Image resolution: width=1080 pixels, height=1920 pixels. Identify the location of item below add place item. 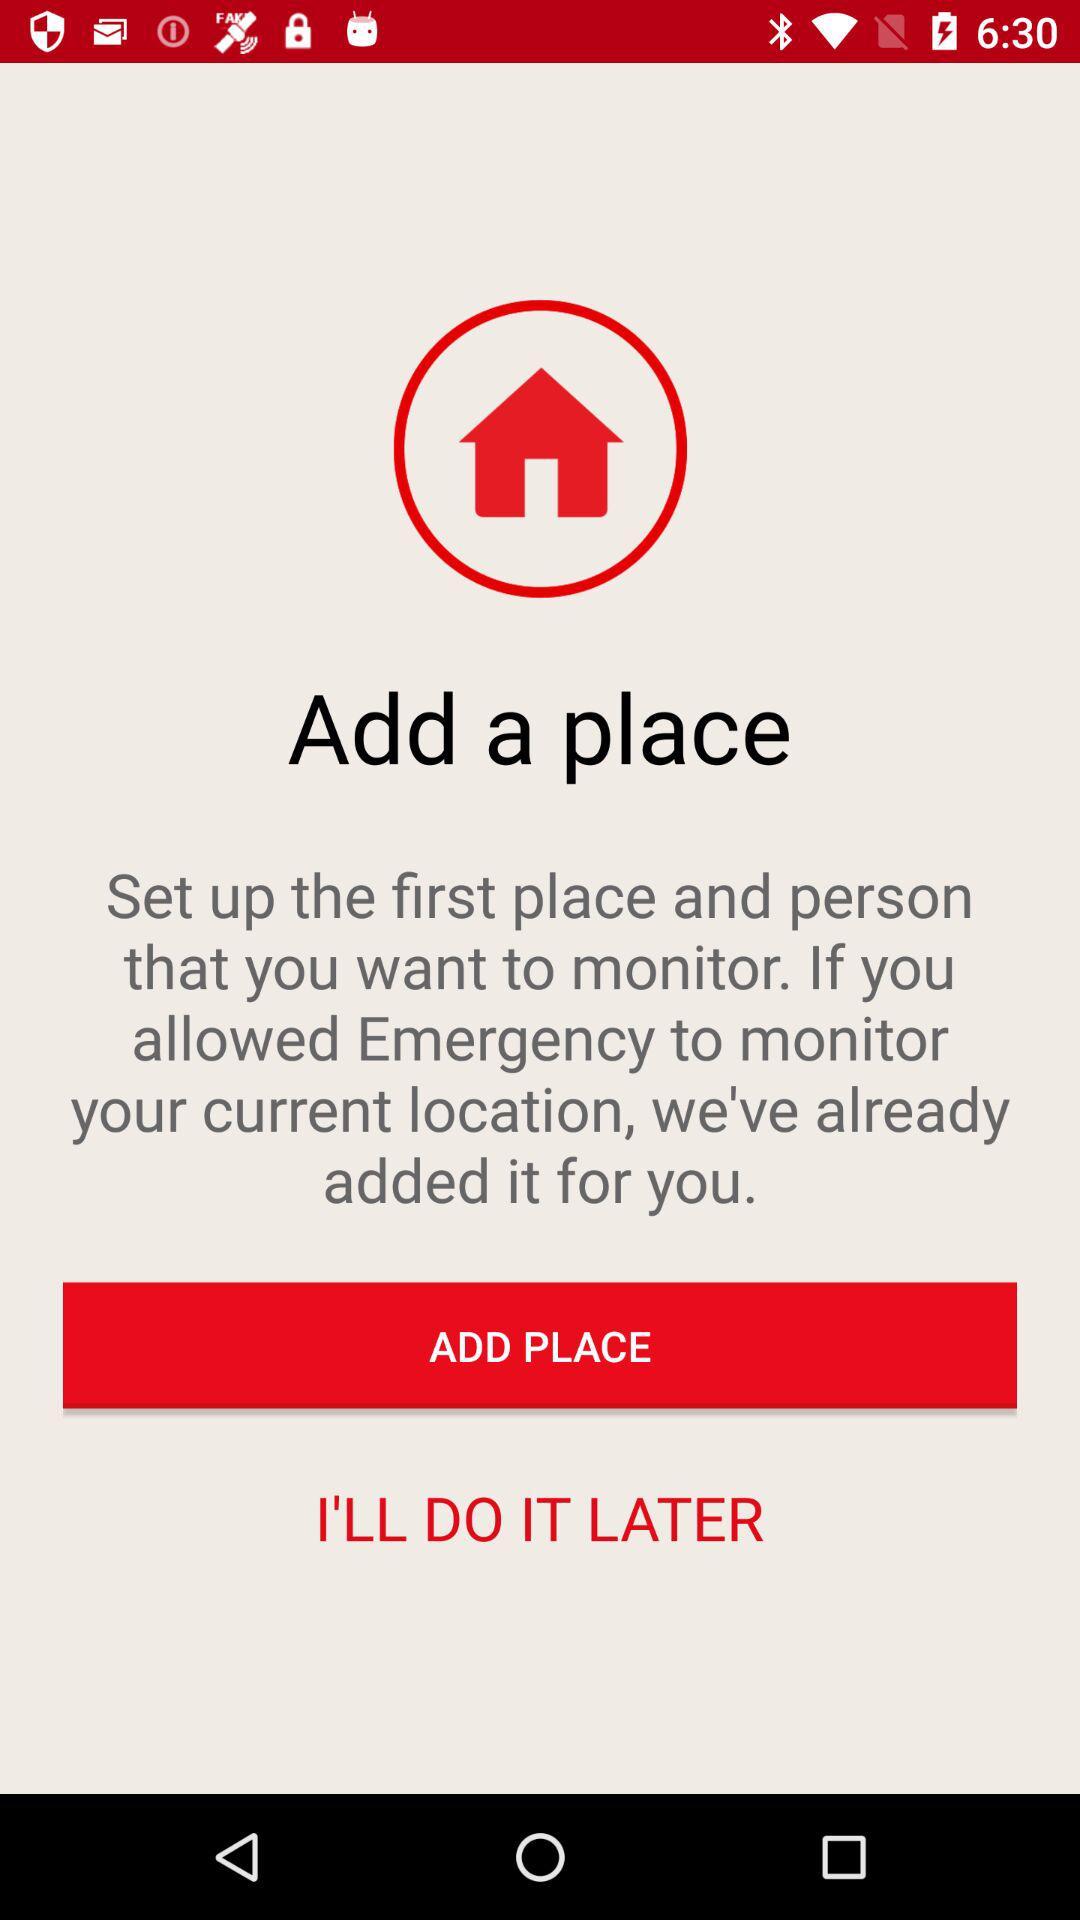
(538, 1517).